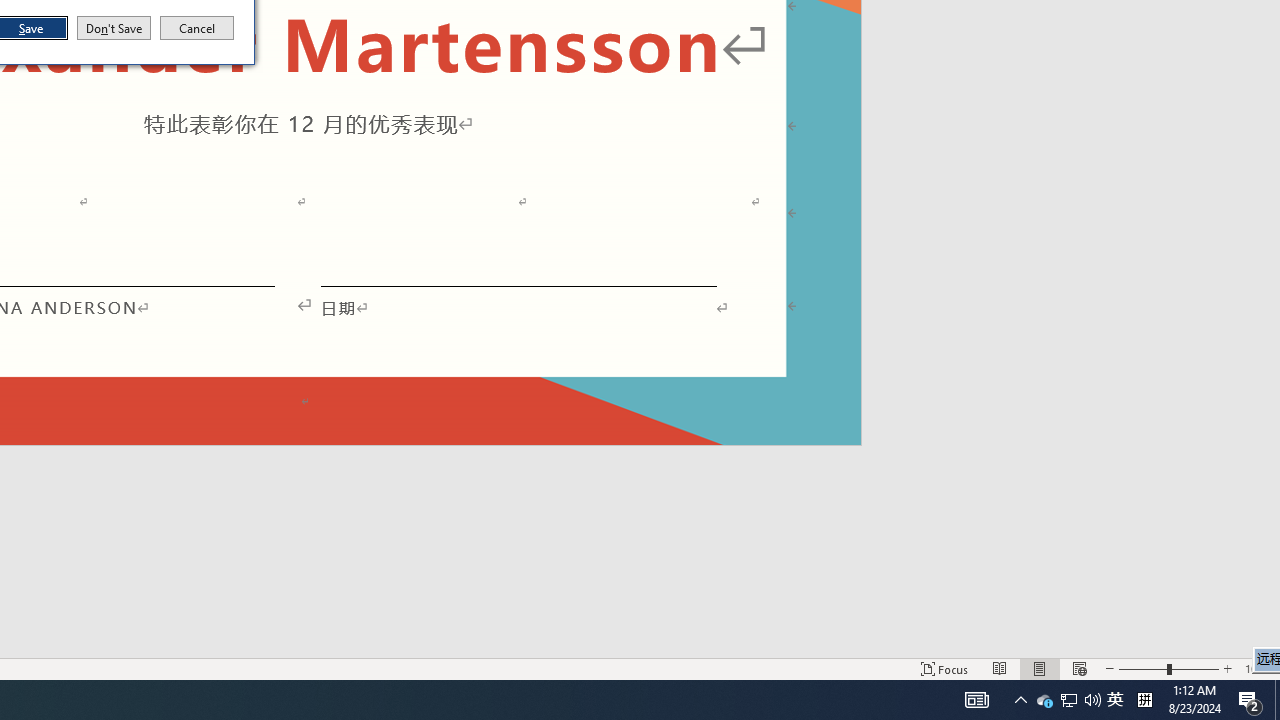  What do you see at coordinates (1092, 698) in the screenshot?
I see `'Q2790: 100%'` at bounding box center [1092, 698].